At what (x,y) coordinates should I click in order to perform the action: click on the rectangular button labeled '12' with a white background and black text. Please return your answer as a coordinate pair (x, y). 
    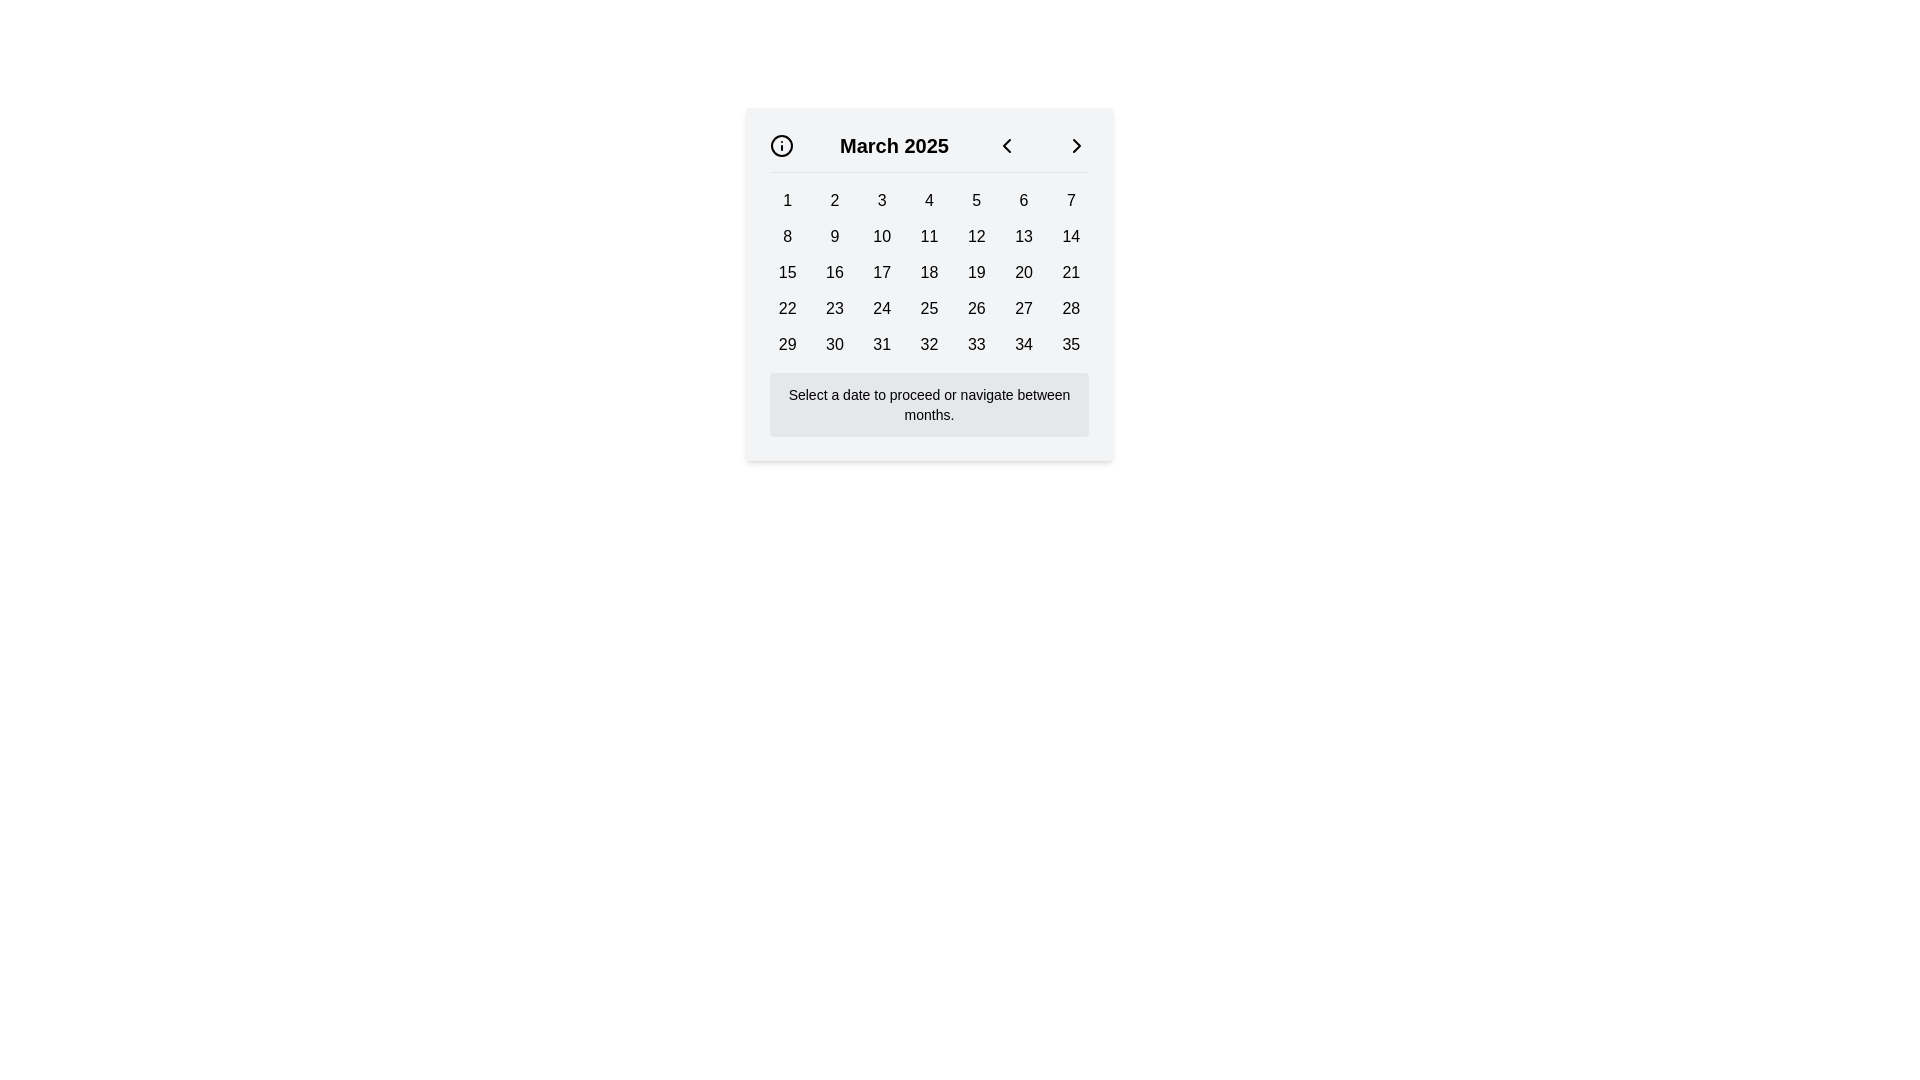
    Looking at the image, I should click on (976, 235).